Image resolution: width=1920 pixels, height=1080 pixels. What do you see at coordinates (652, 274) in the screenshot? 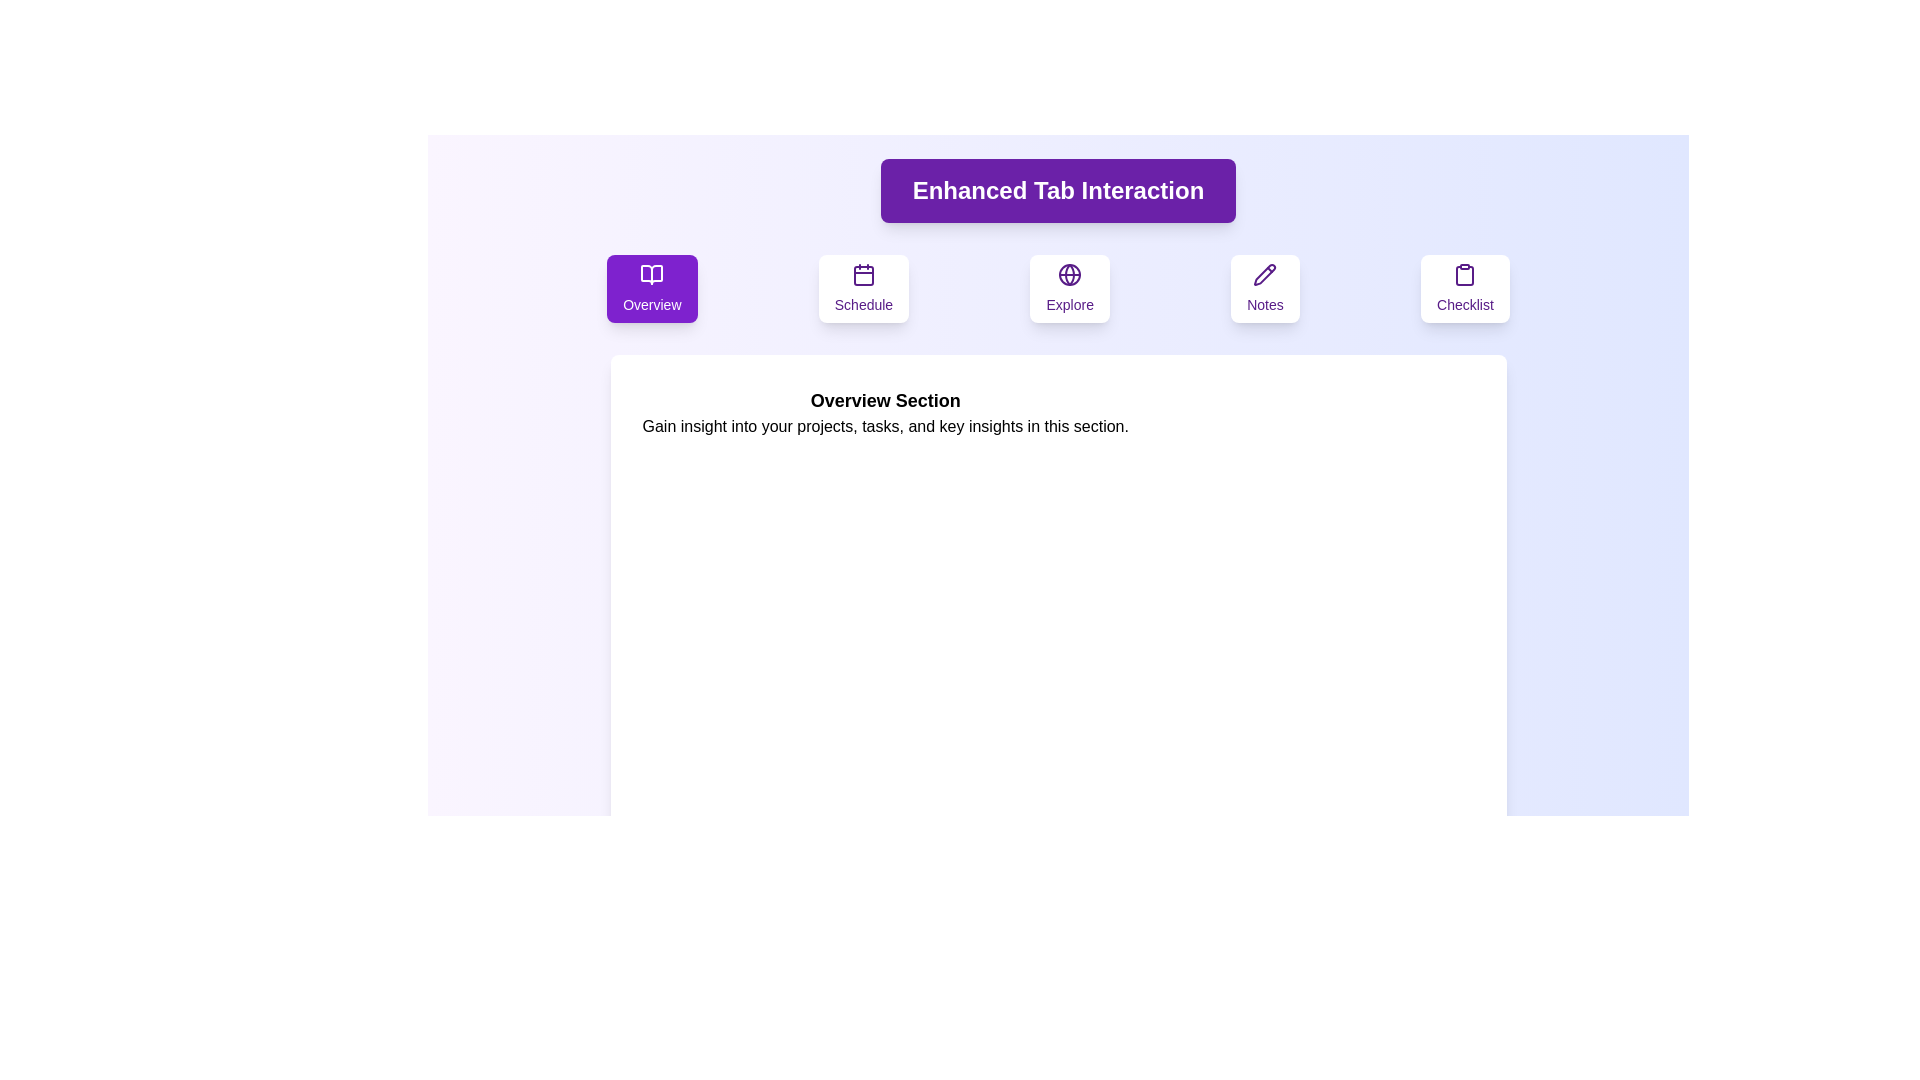
I see `the open book icon within the 'Overview' button located in the top-left navigation menu` at bounding box center [652, 274].